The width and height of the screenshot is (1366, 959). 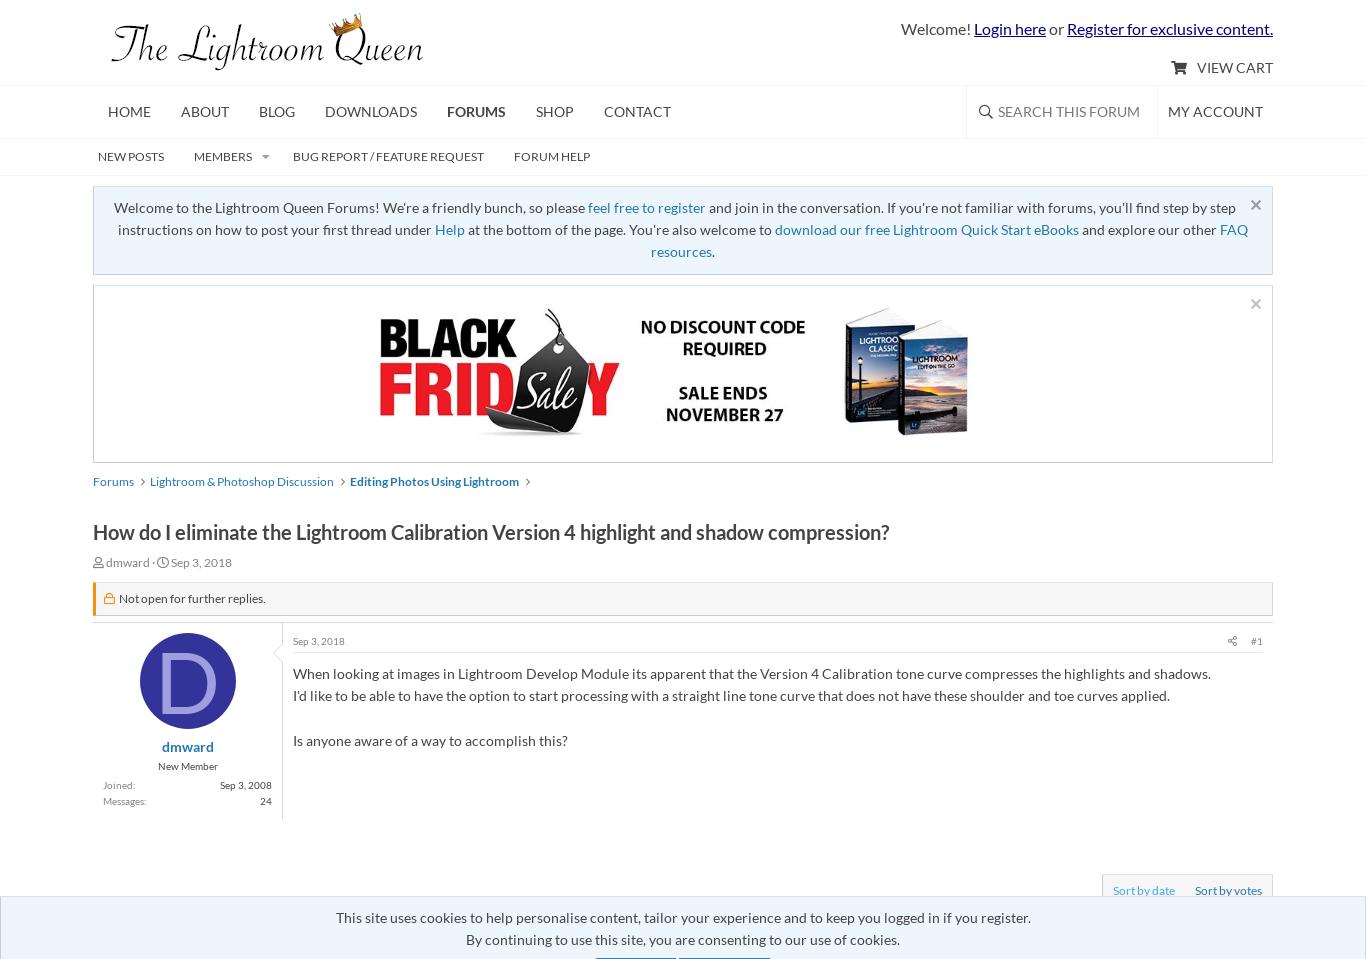 I want to click on 'Search This Forum', so click(x=1068, y=110).